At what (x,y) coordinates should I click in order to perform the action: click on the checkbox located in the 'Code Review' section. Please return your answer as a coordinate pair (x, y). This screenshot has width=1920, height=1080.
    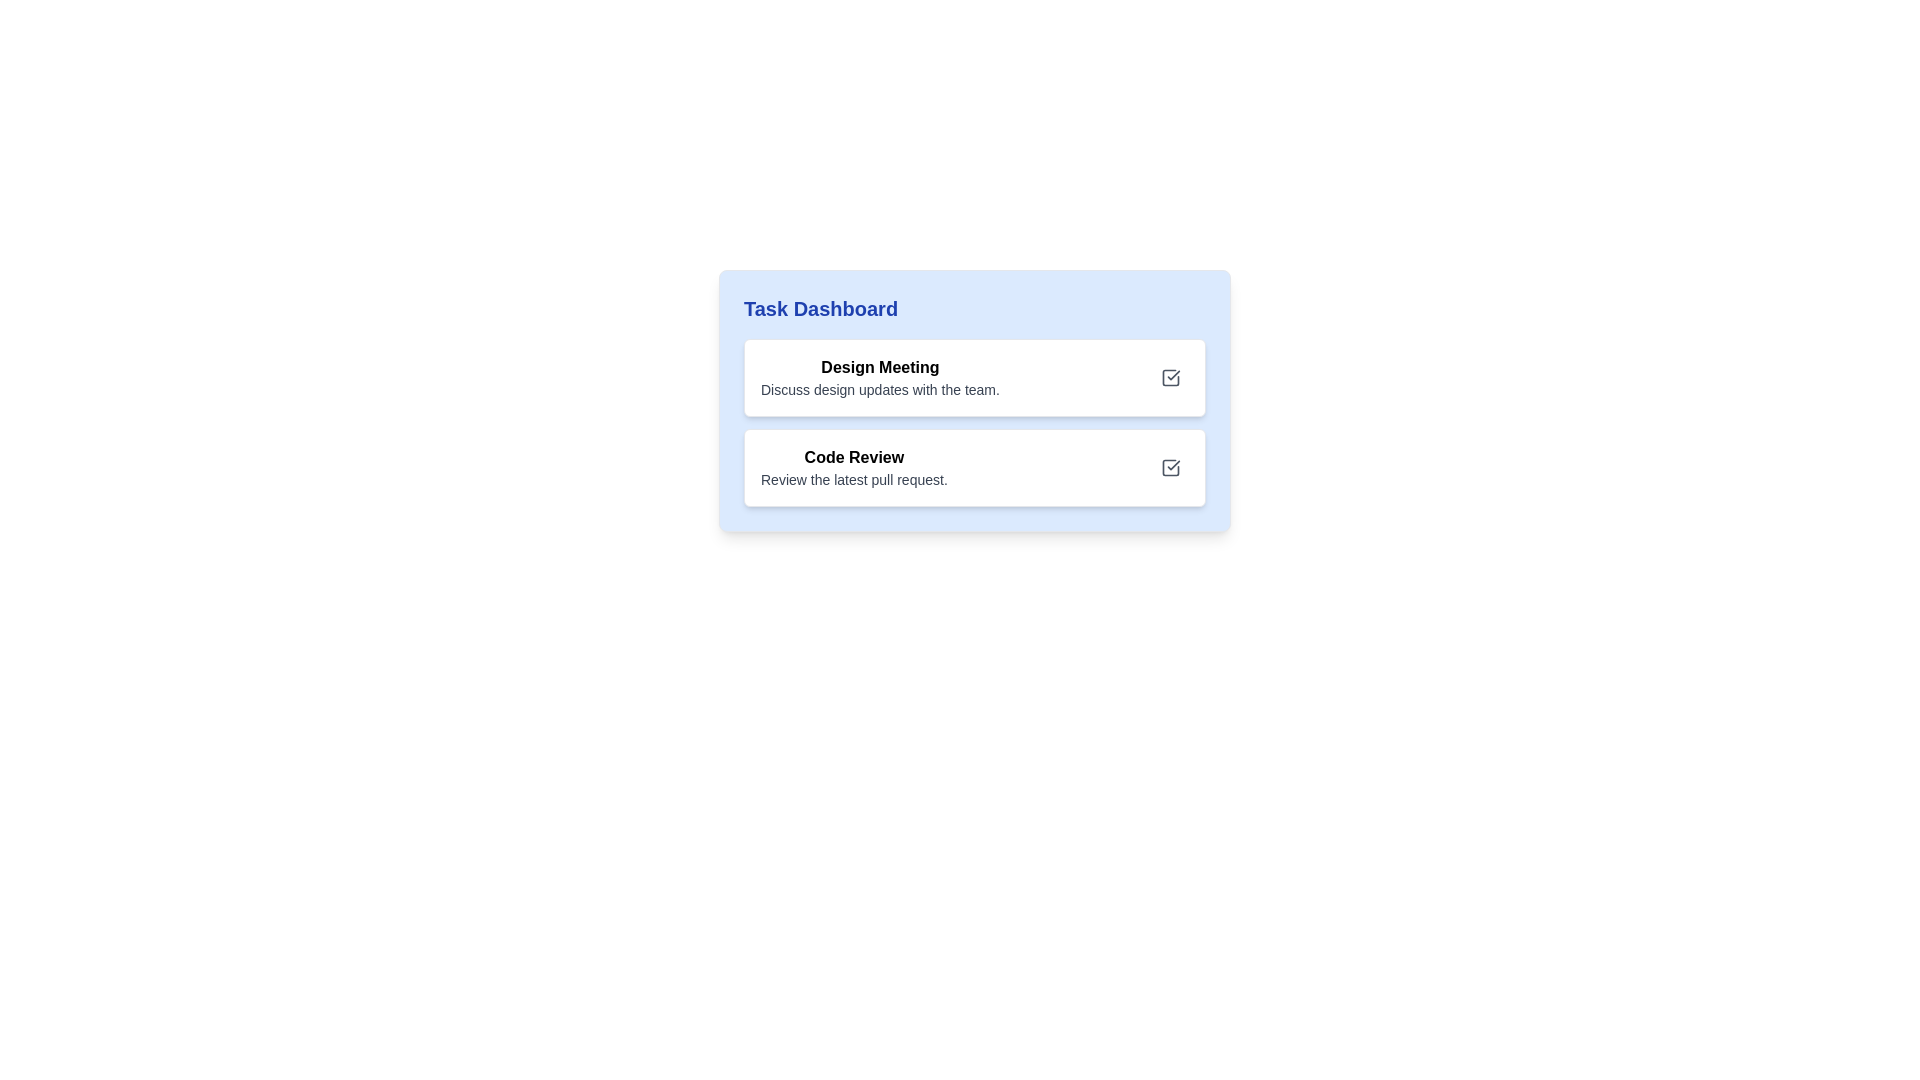
    Looking at the image, I should click on (1171, 467).